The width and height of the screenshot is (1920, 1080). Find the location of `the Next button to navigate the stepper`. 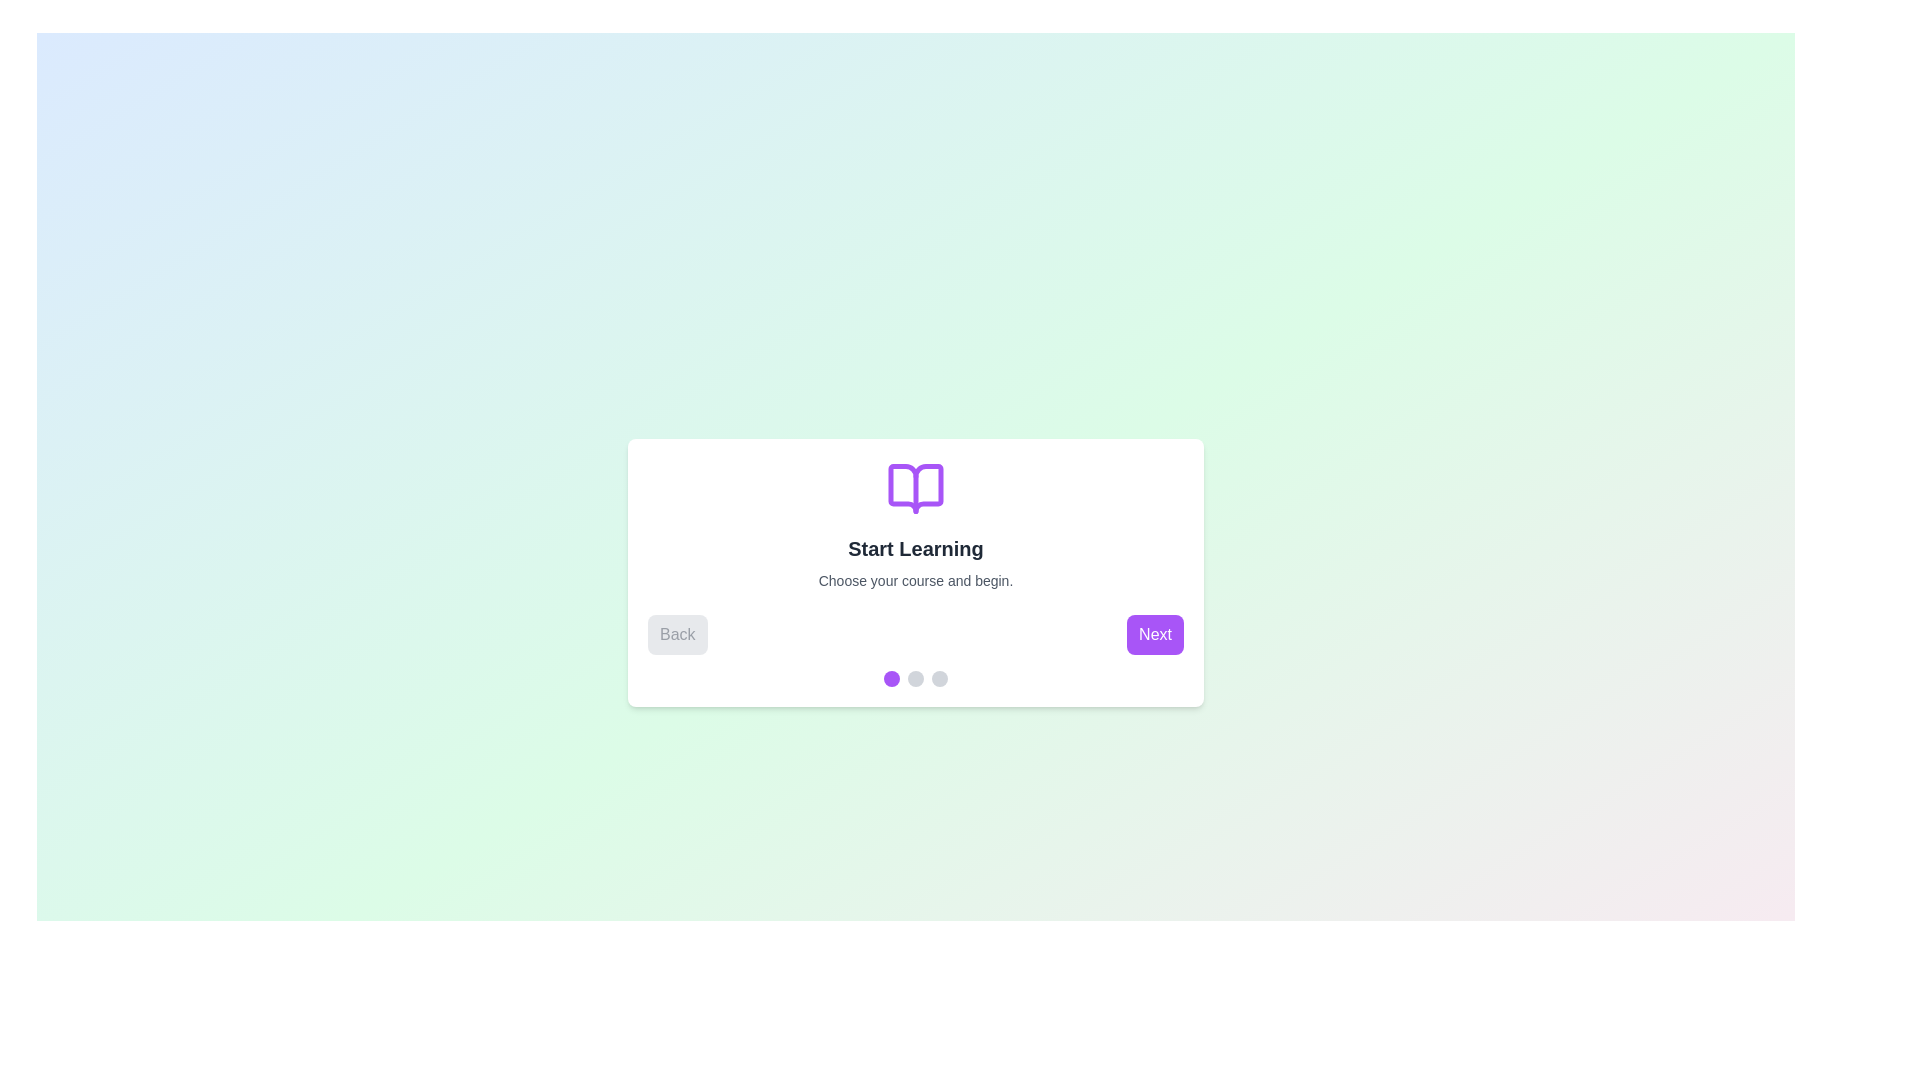

the Next button to navigate the stepper is located at coordinates (1155, 635).